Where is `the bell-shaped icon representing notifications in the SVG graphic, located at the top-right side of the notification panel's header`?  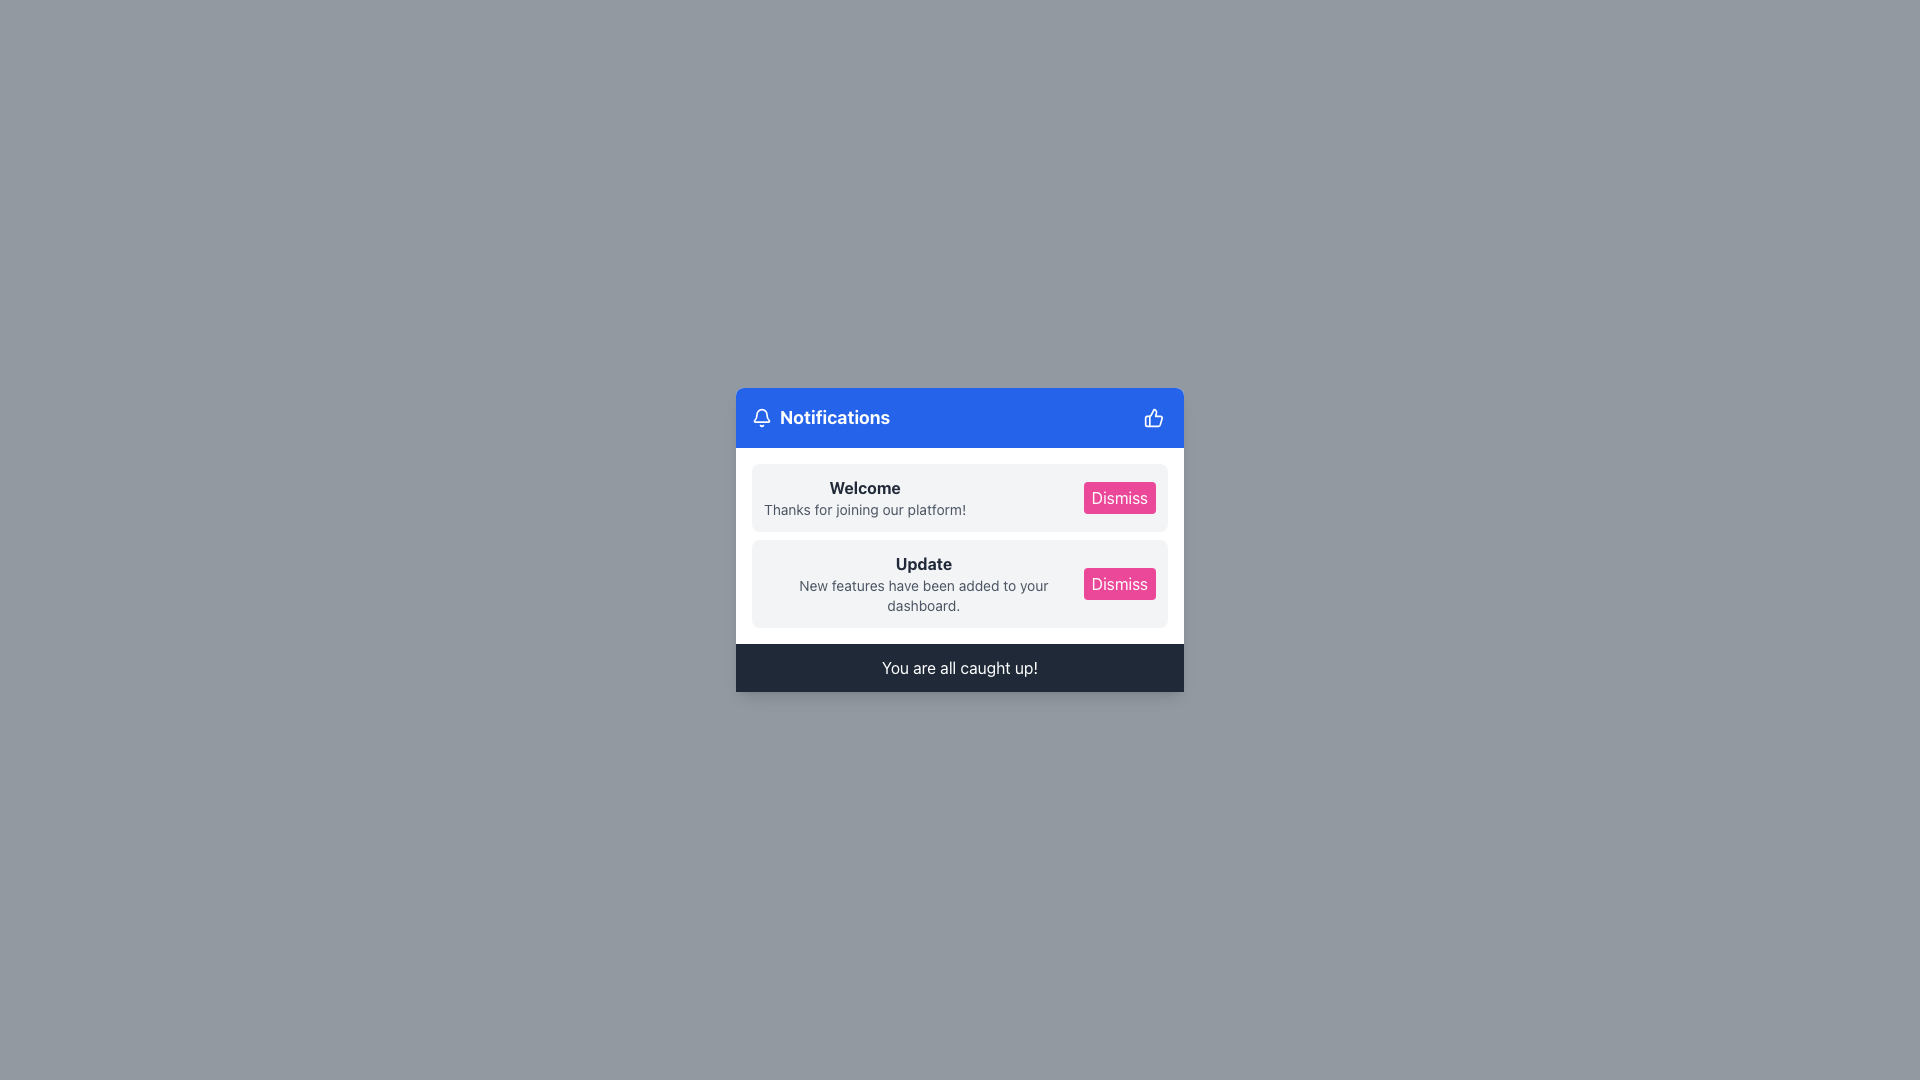
the bell-shaped icon representing notifications in the SVG graphic, located at the top-right side of the notification panel's header is located at coordinates (761, 414).